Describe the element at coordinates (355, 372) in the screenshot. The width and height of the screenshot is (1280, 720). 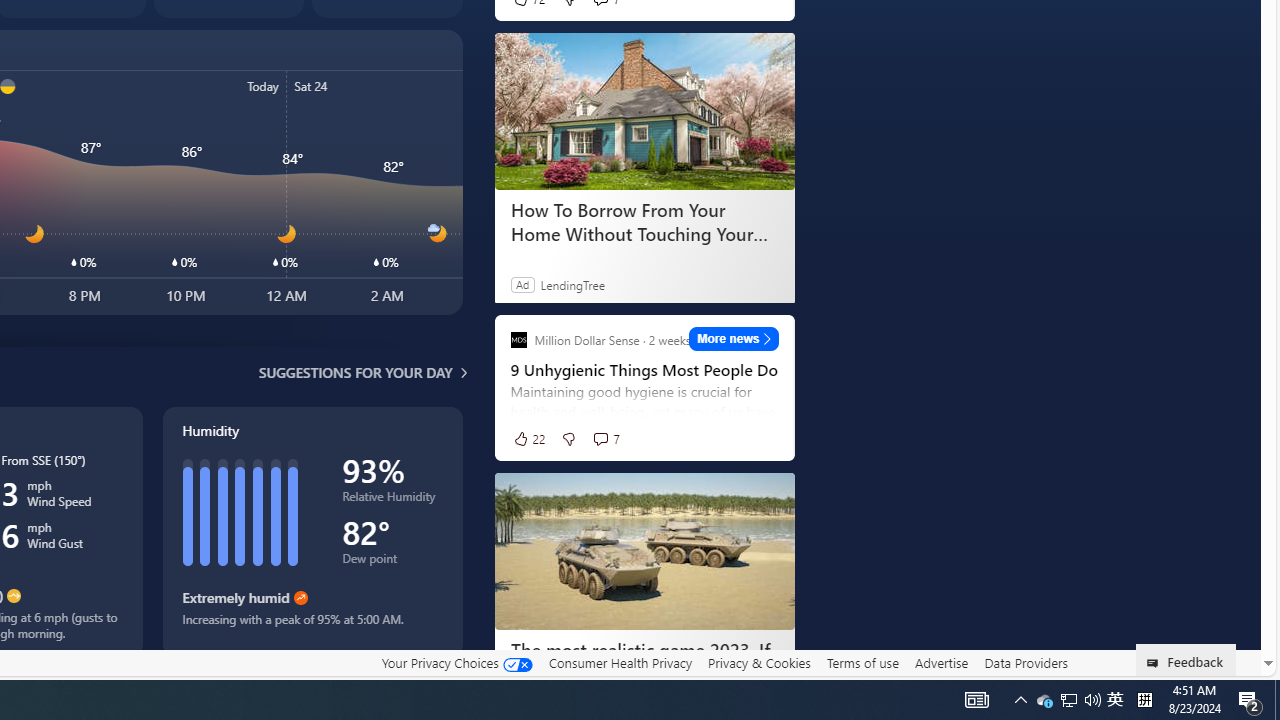
I see `'Suggestions for your day'` at that location.